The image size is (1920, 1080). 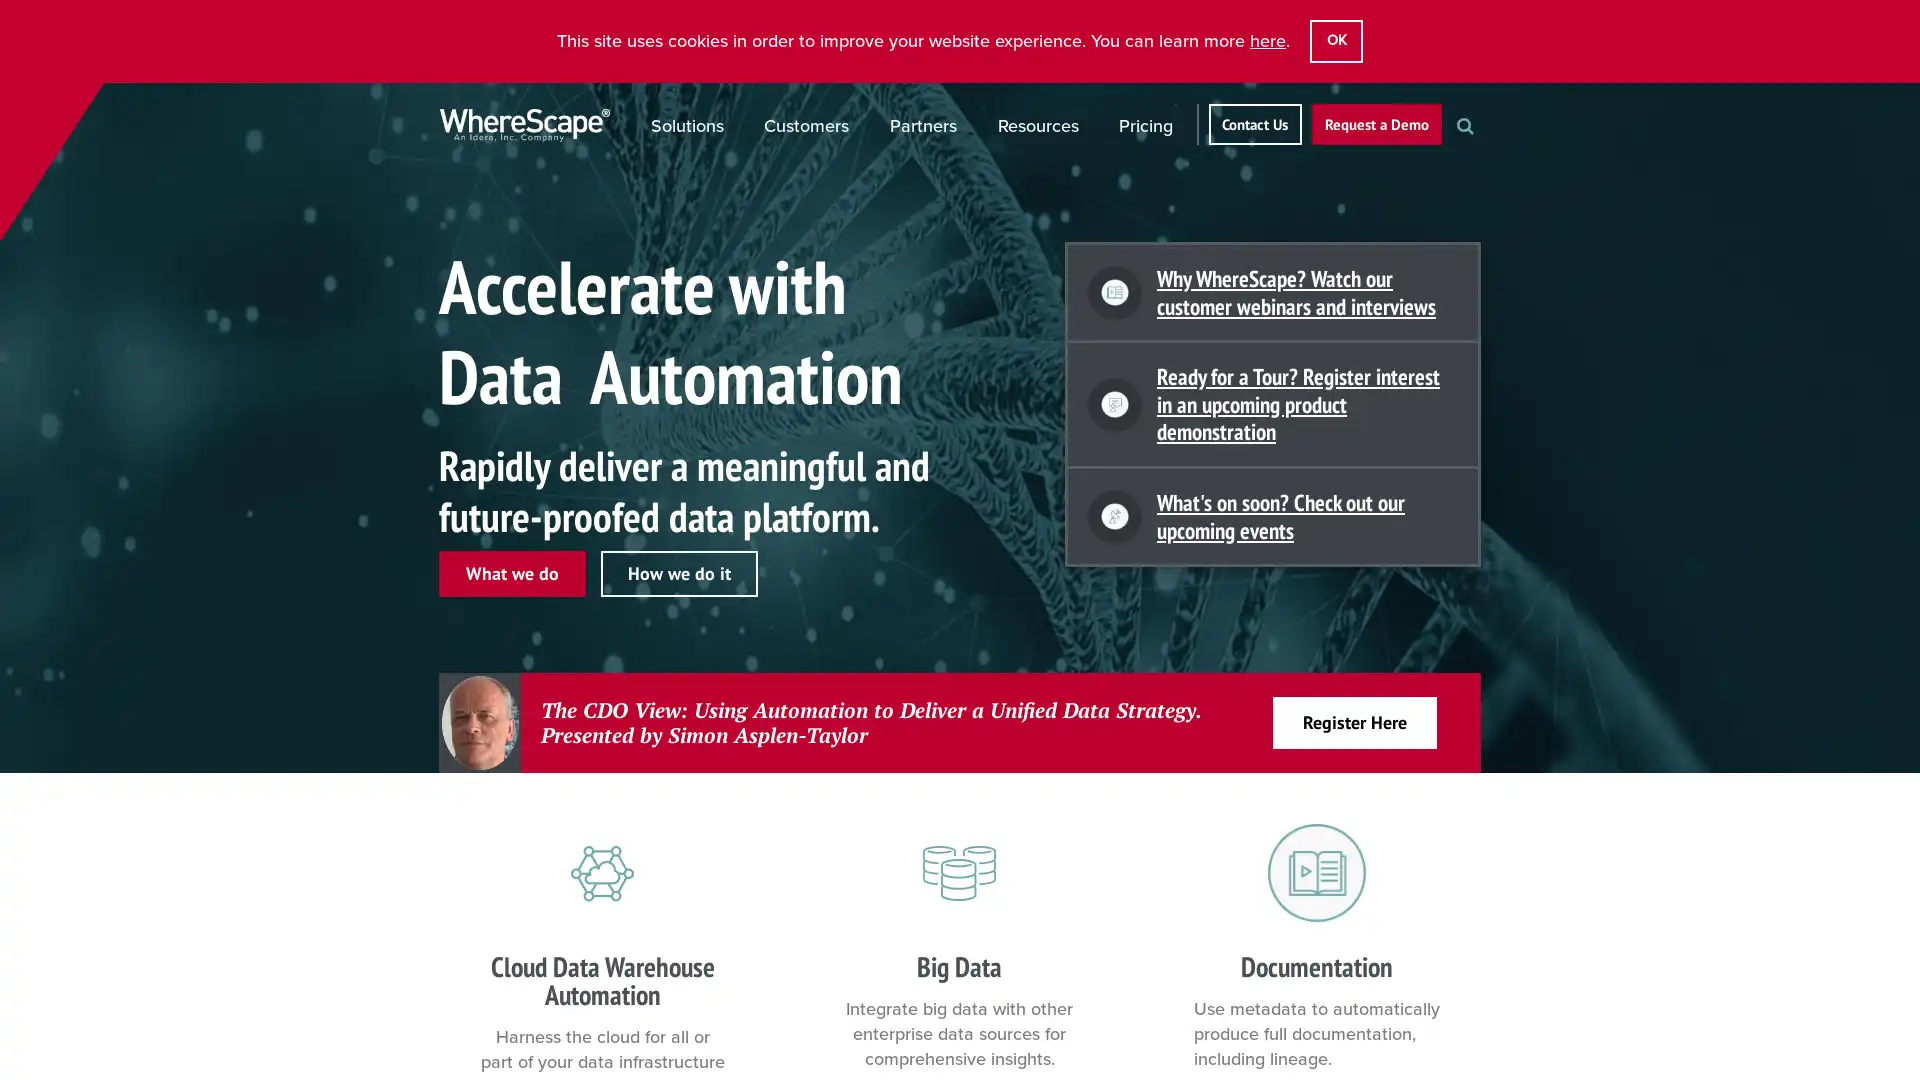 What do you see at coordinates (1335, 41) in the screenshot?
I see `OK` at bounding box center [1335, 41].